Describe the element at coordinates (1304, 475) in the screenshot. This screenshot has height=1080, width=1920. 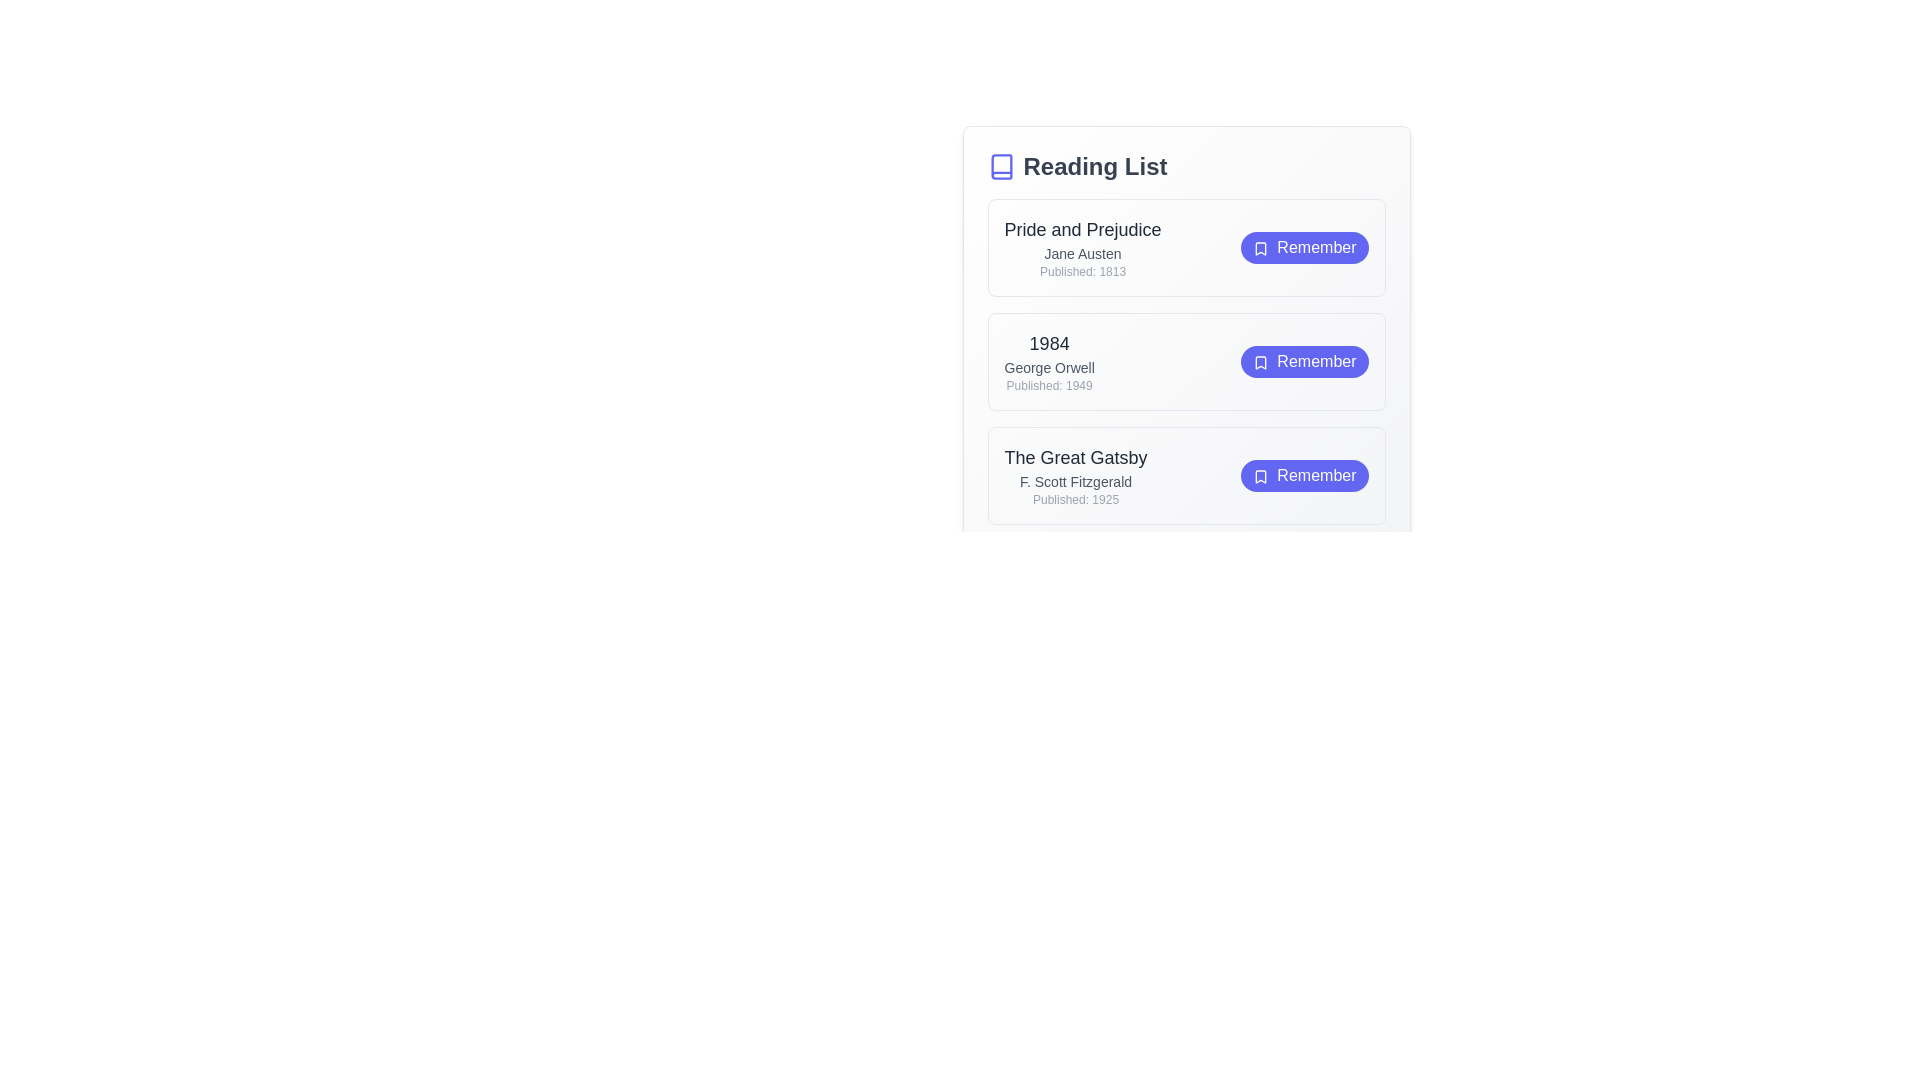
I see `the 'Remember' button for the book titled 'The Great Gatsby'` at that location.